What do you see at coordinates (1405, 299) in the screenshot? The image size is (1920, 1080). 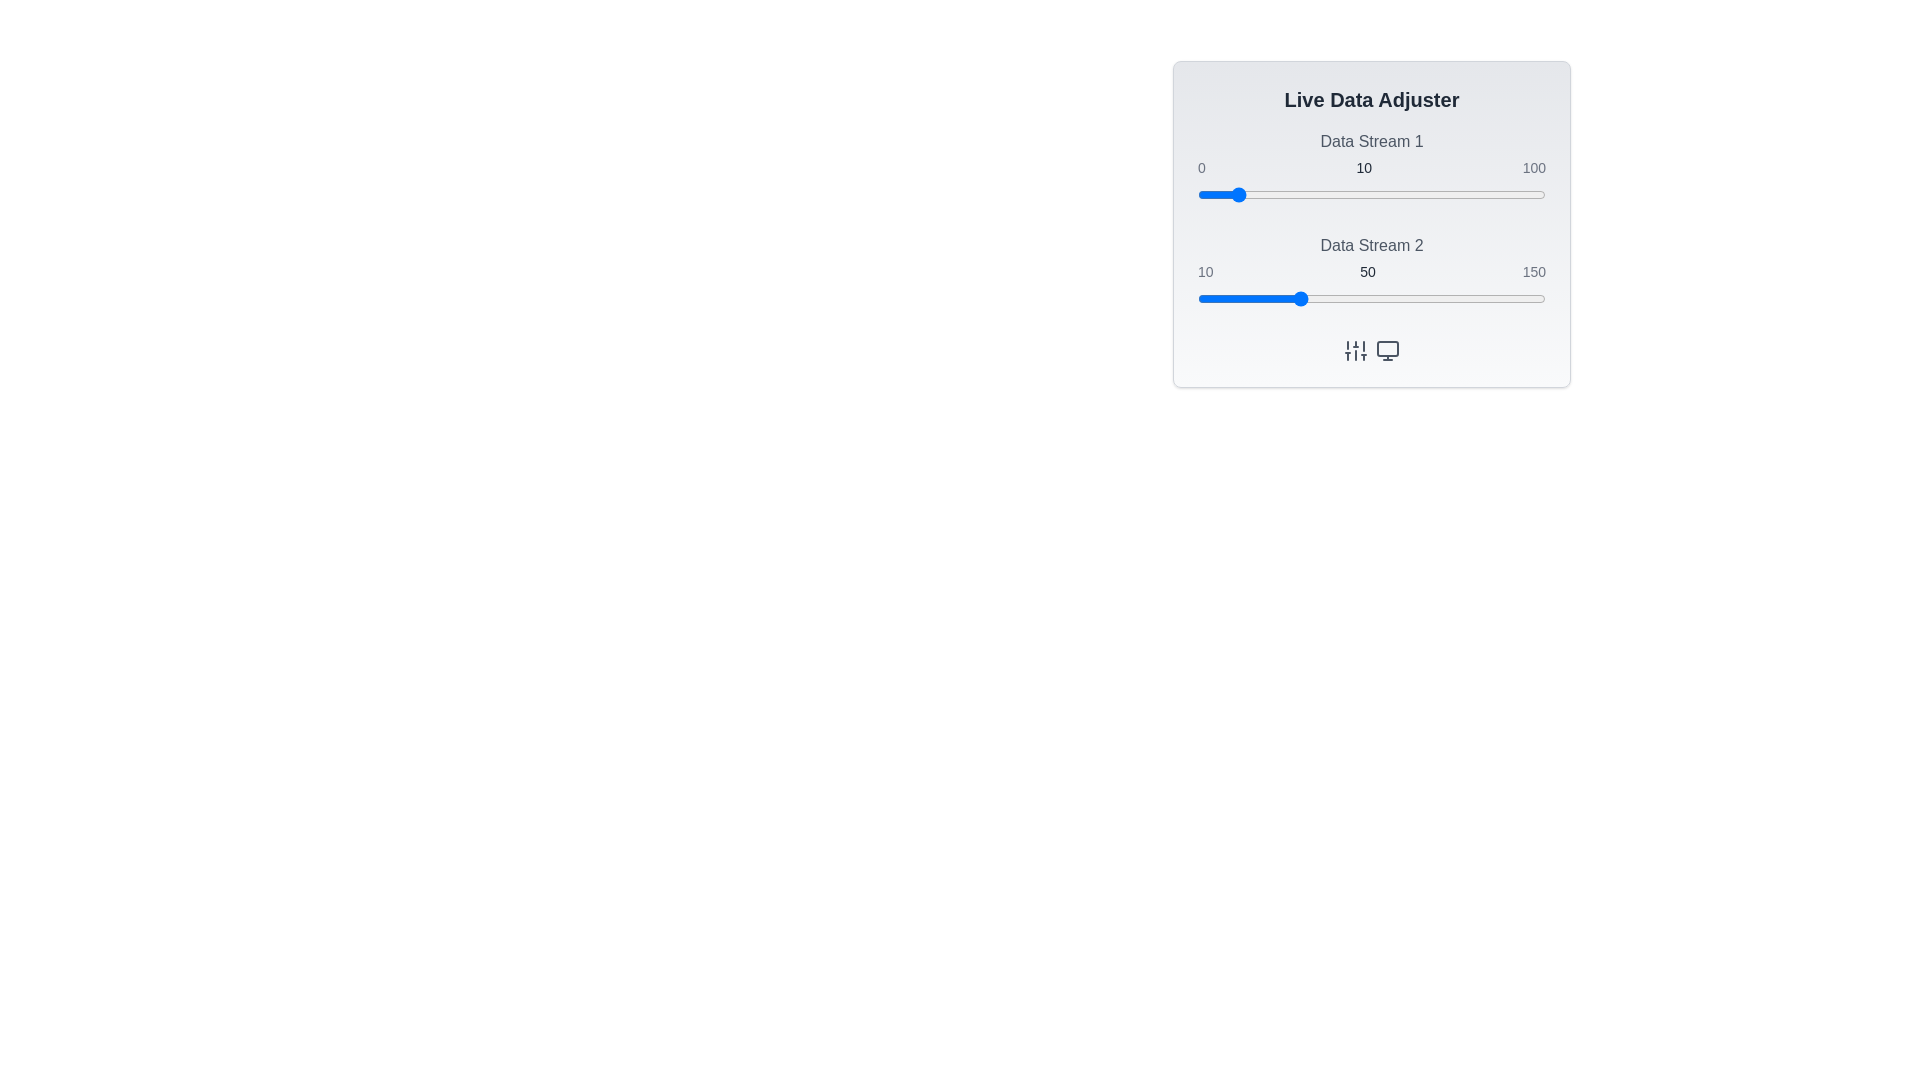 I see `the slider value` at bounding box center [1405, 299].